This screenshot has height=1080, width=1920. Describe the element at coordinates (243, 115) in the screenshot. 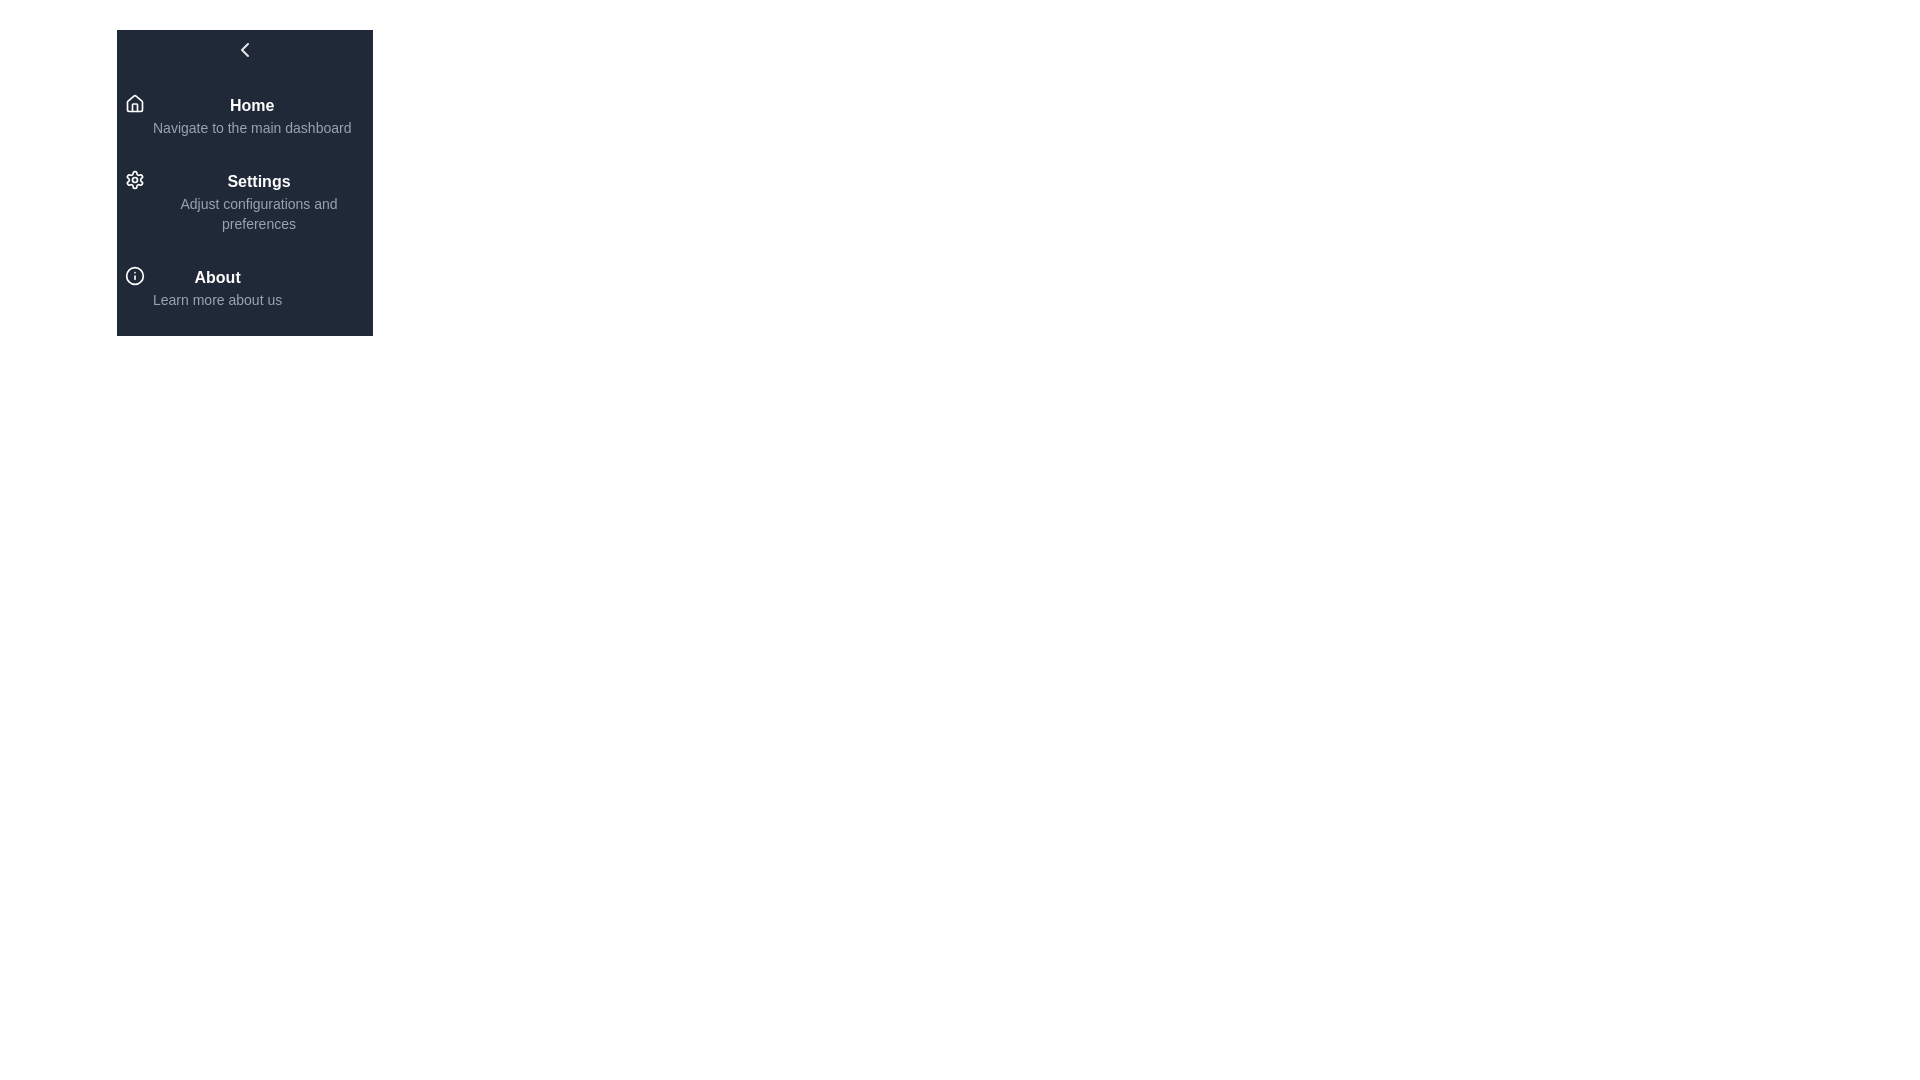

I see `the menu item Home to highlight it` at that location.